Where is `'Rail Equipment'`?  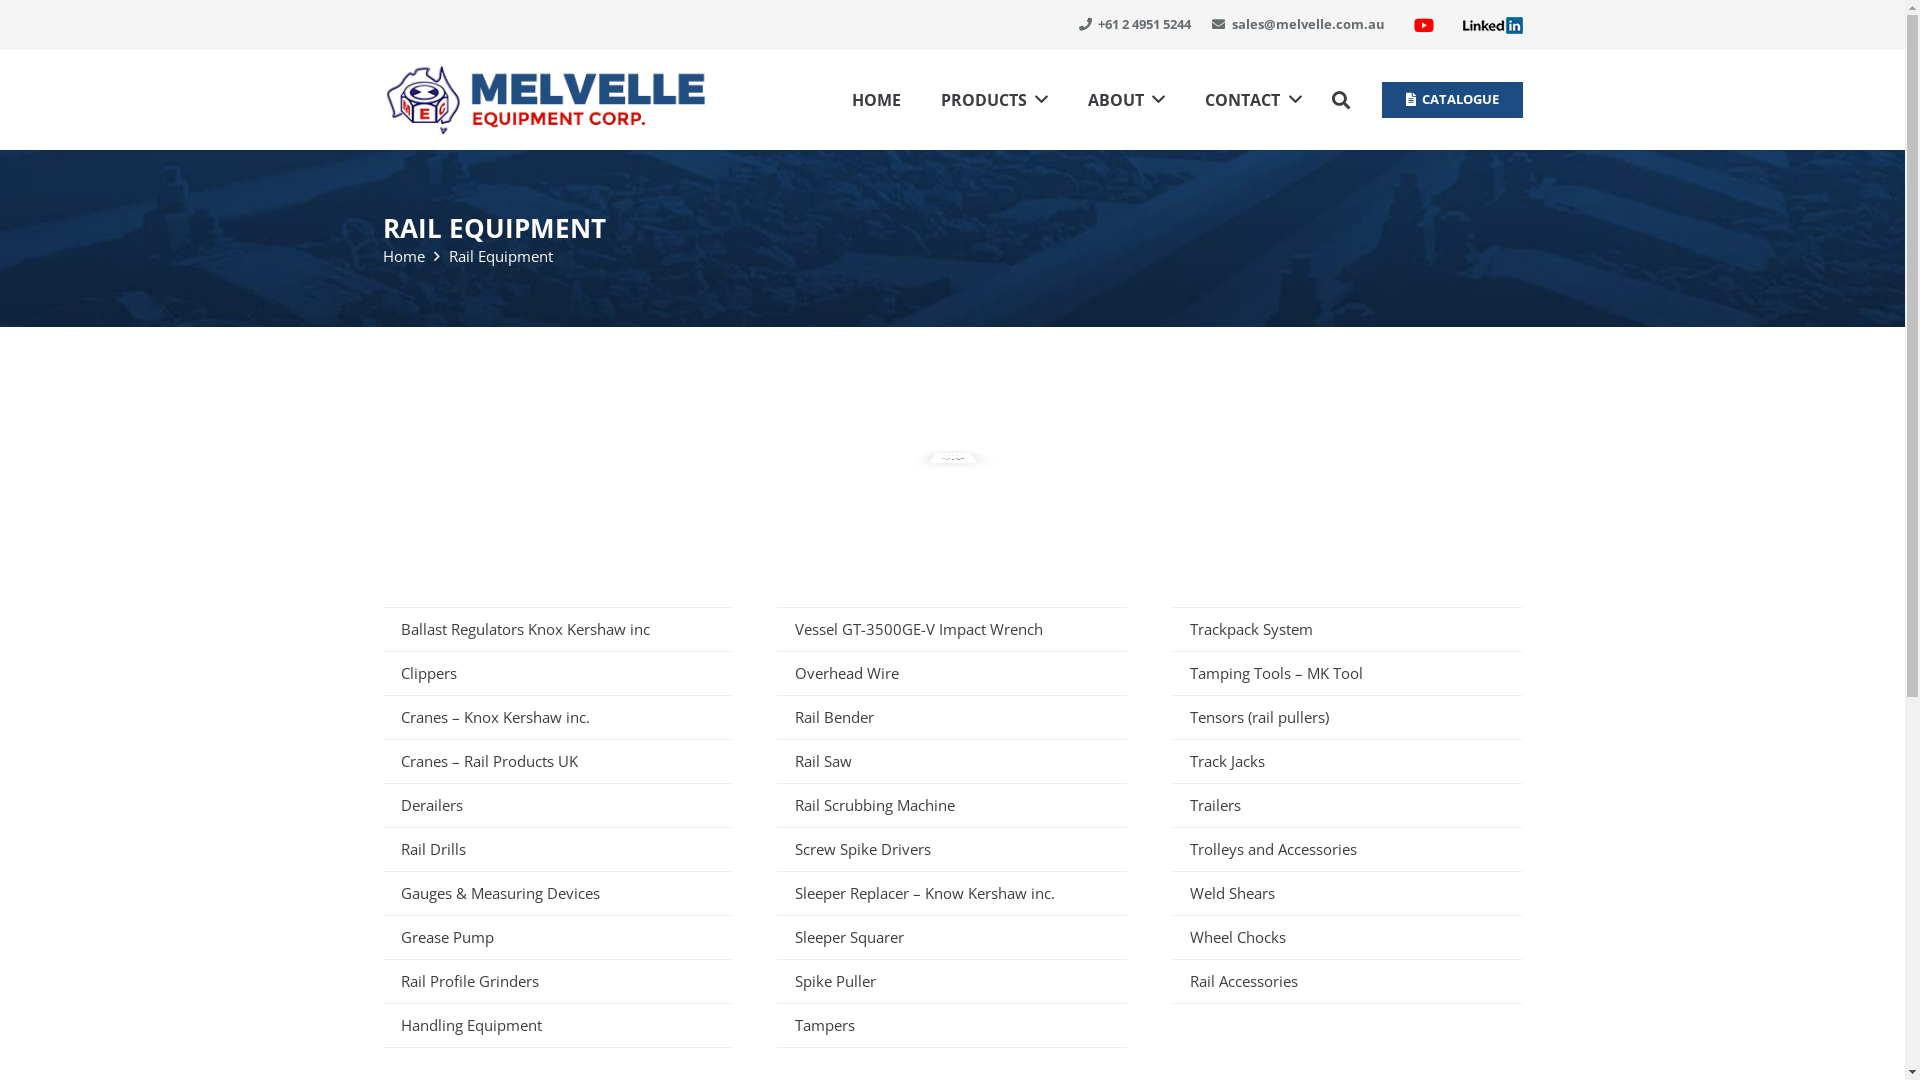 'Rail Equipment' is located at coordinates (499, 254).